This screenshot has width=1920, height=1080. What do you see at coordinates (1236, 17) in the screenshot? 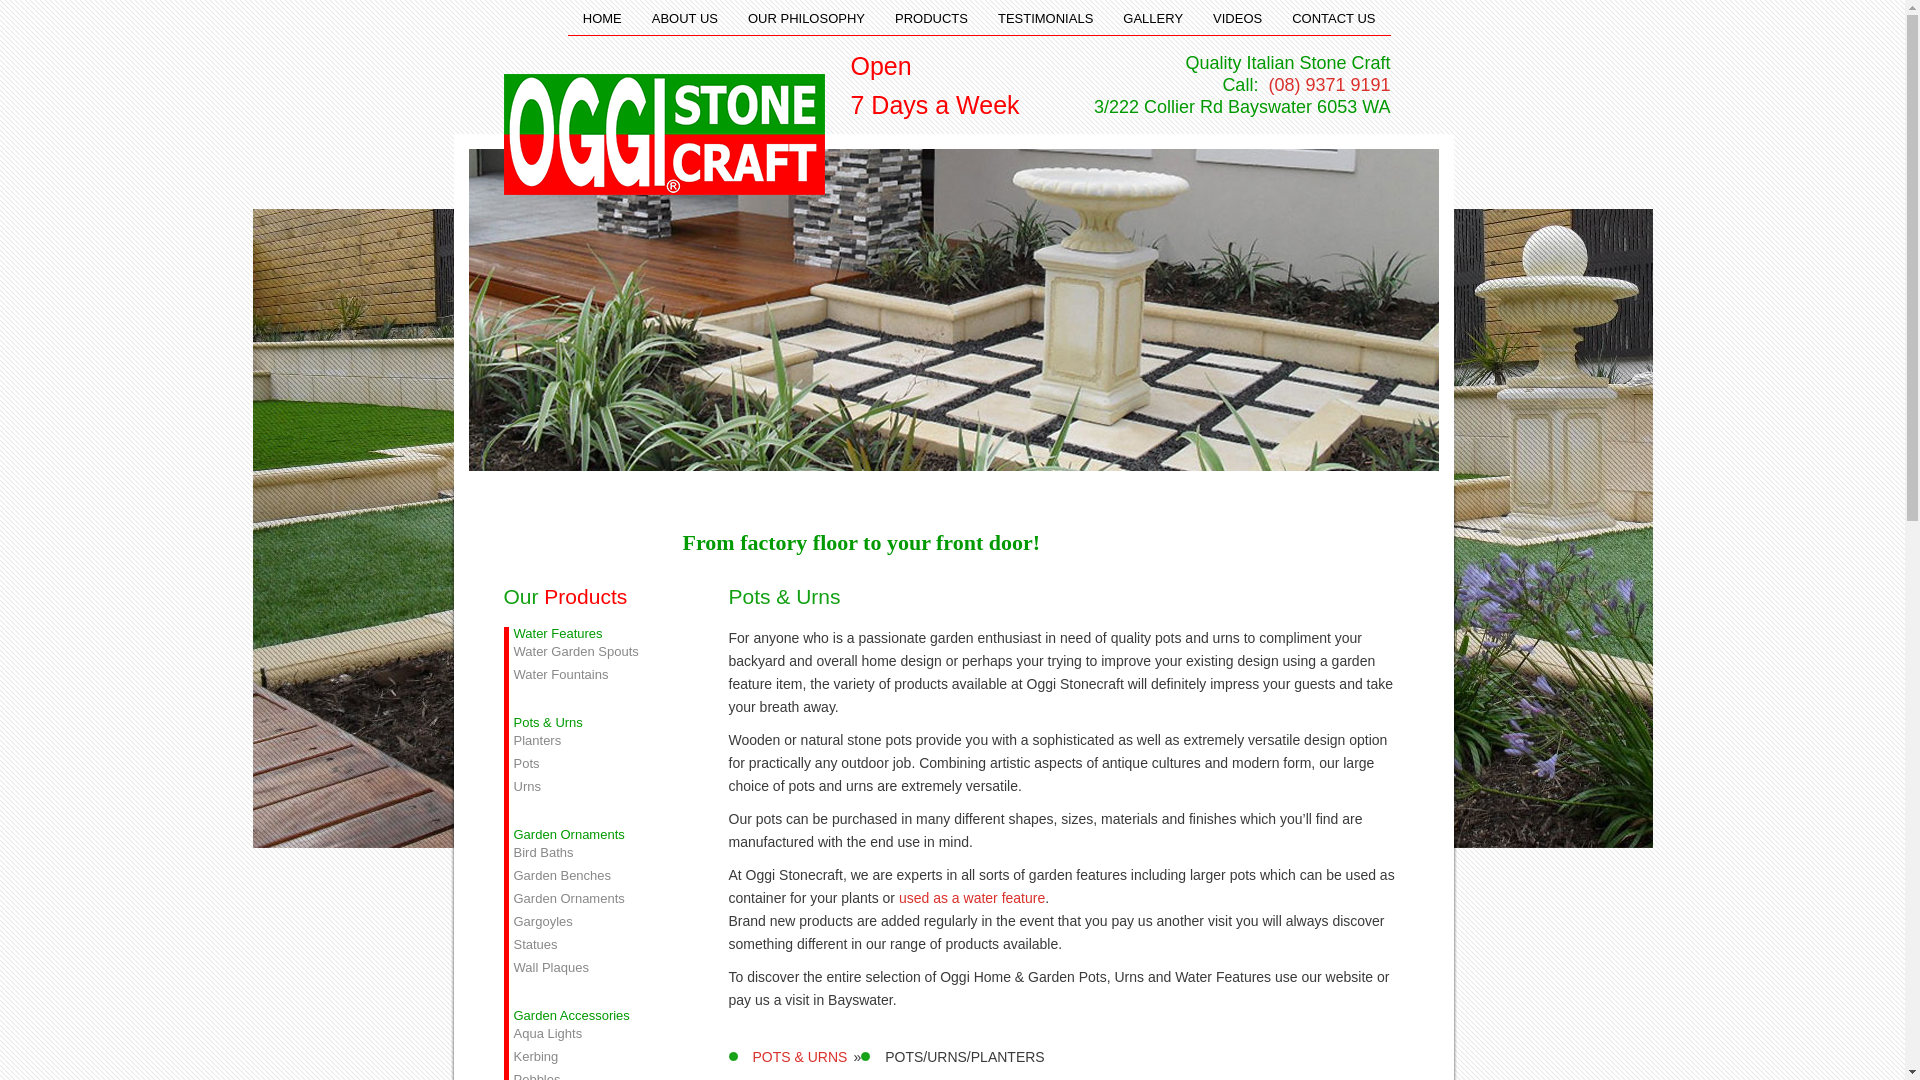
I see `'VIDEOS'` at bounding box center [1236, 17].